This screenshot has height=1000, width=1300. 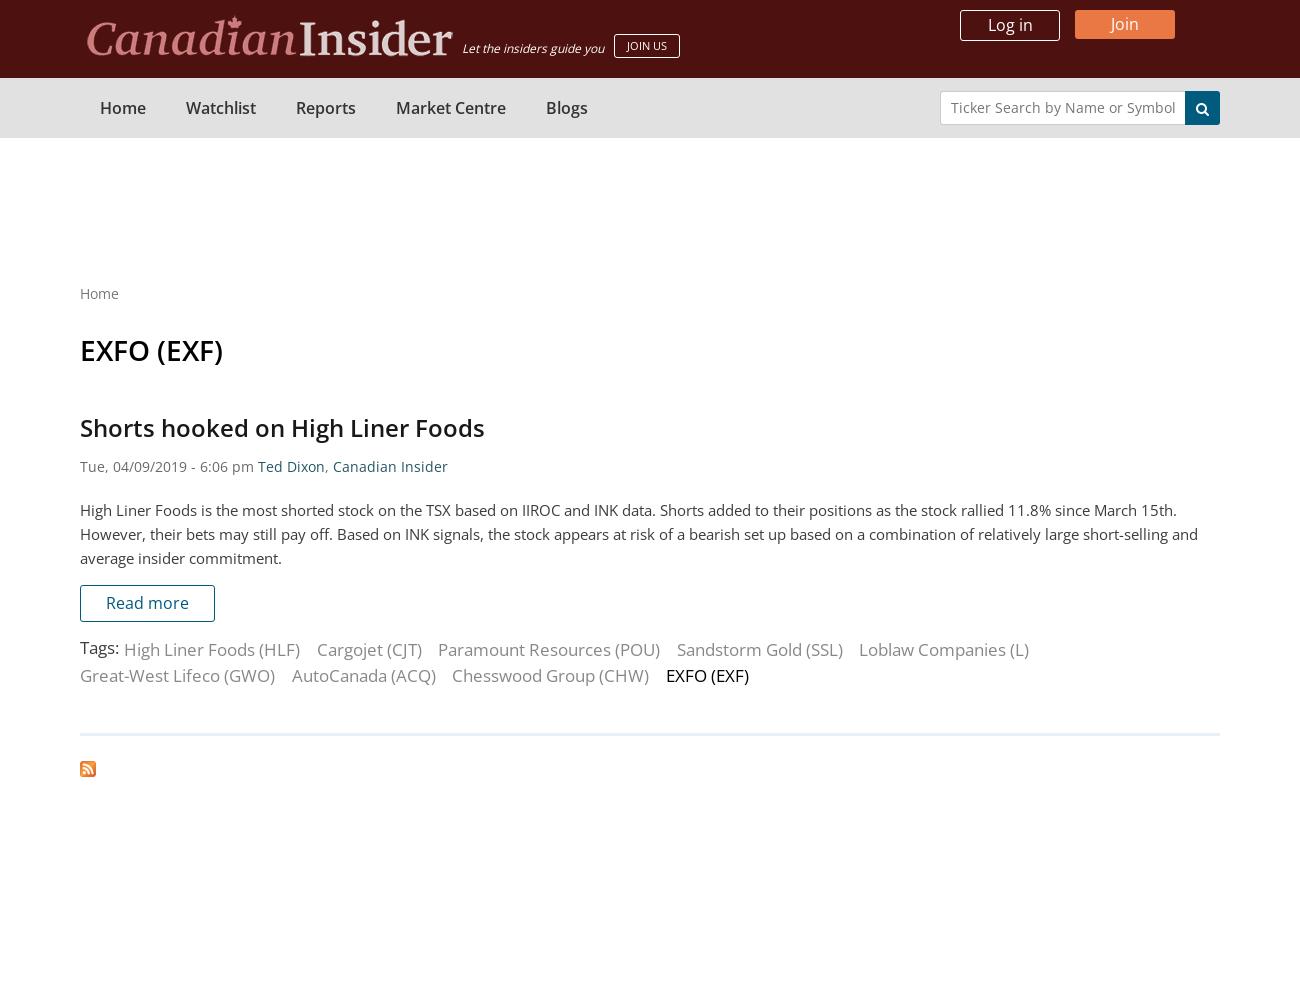 I want to click on 'Let the insiders guide you', so click(x=461, y=48).